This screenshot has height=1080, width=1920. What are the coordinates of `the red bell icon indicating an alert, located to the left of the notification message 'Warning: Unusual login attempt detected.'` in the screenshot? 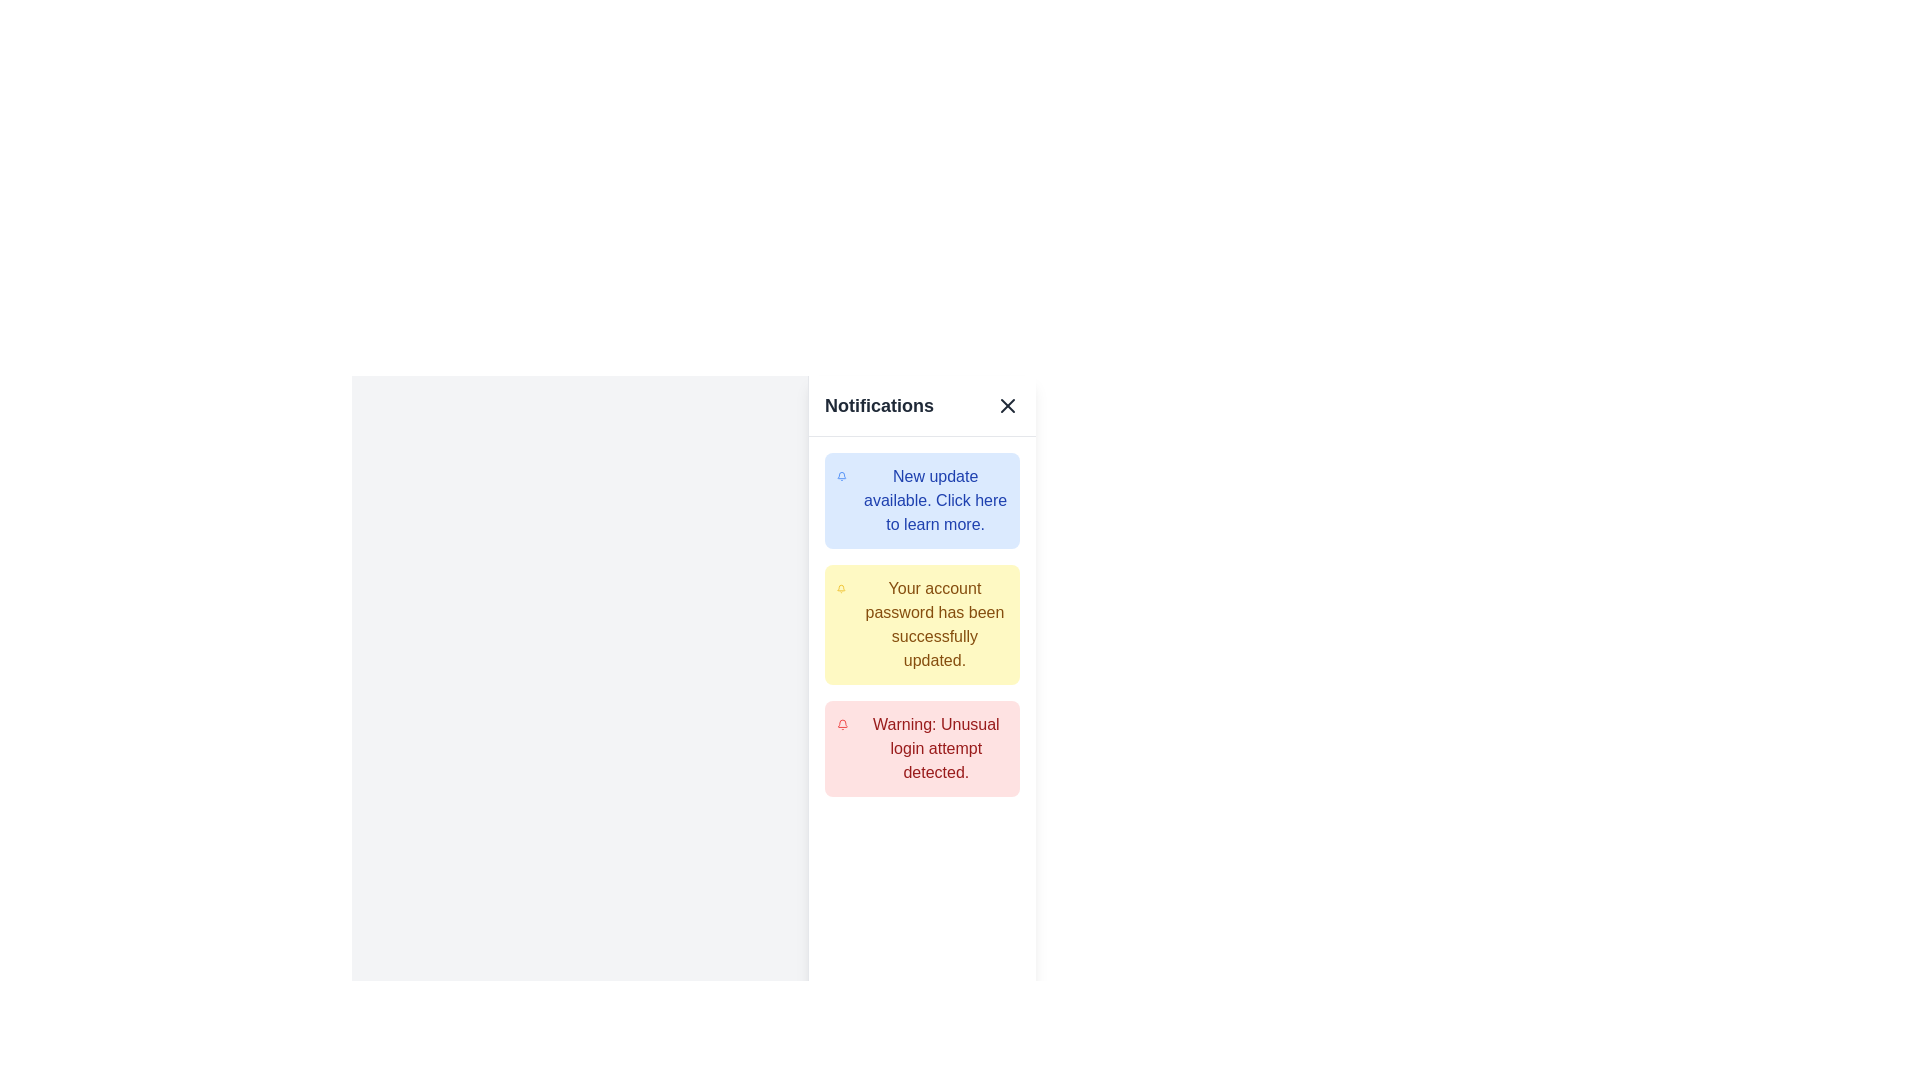 It's located at (842, 725).